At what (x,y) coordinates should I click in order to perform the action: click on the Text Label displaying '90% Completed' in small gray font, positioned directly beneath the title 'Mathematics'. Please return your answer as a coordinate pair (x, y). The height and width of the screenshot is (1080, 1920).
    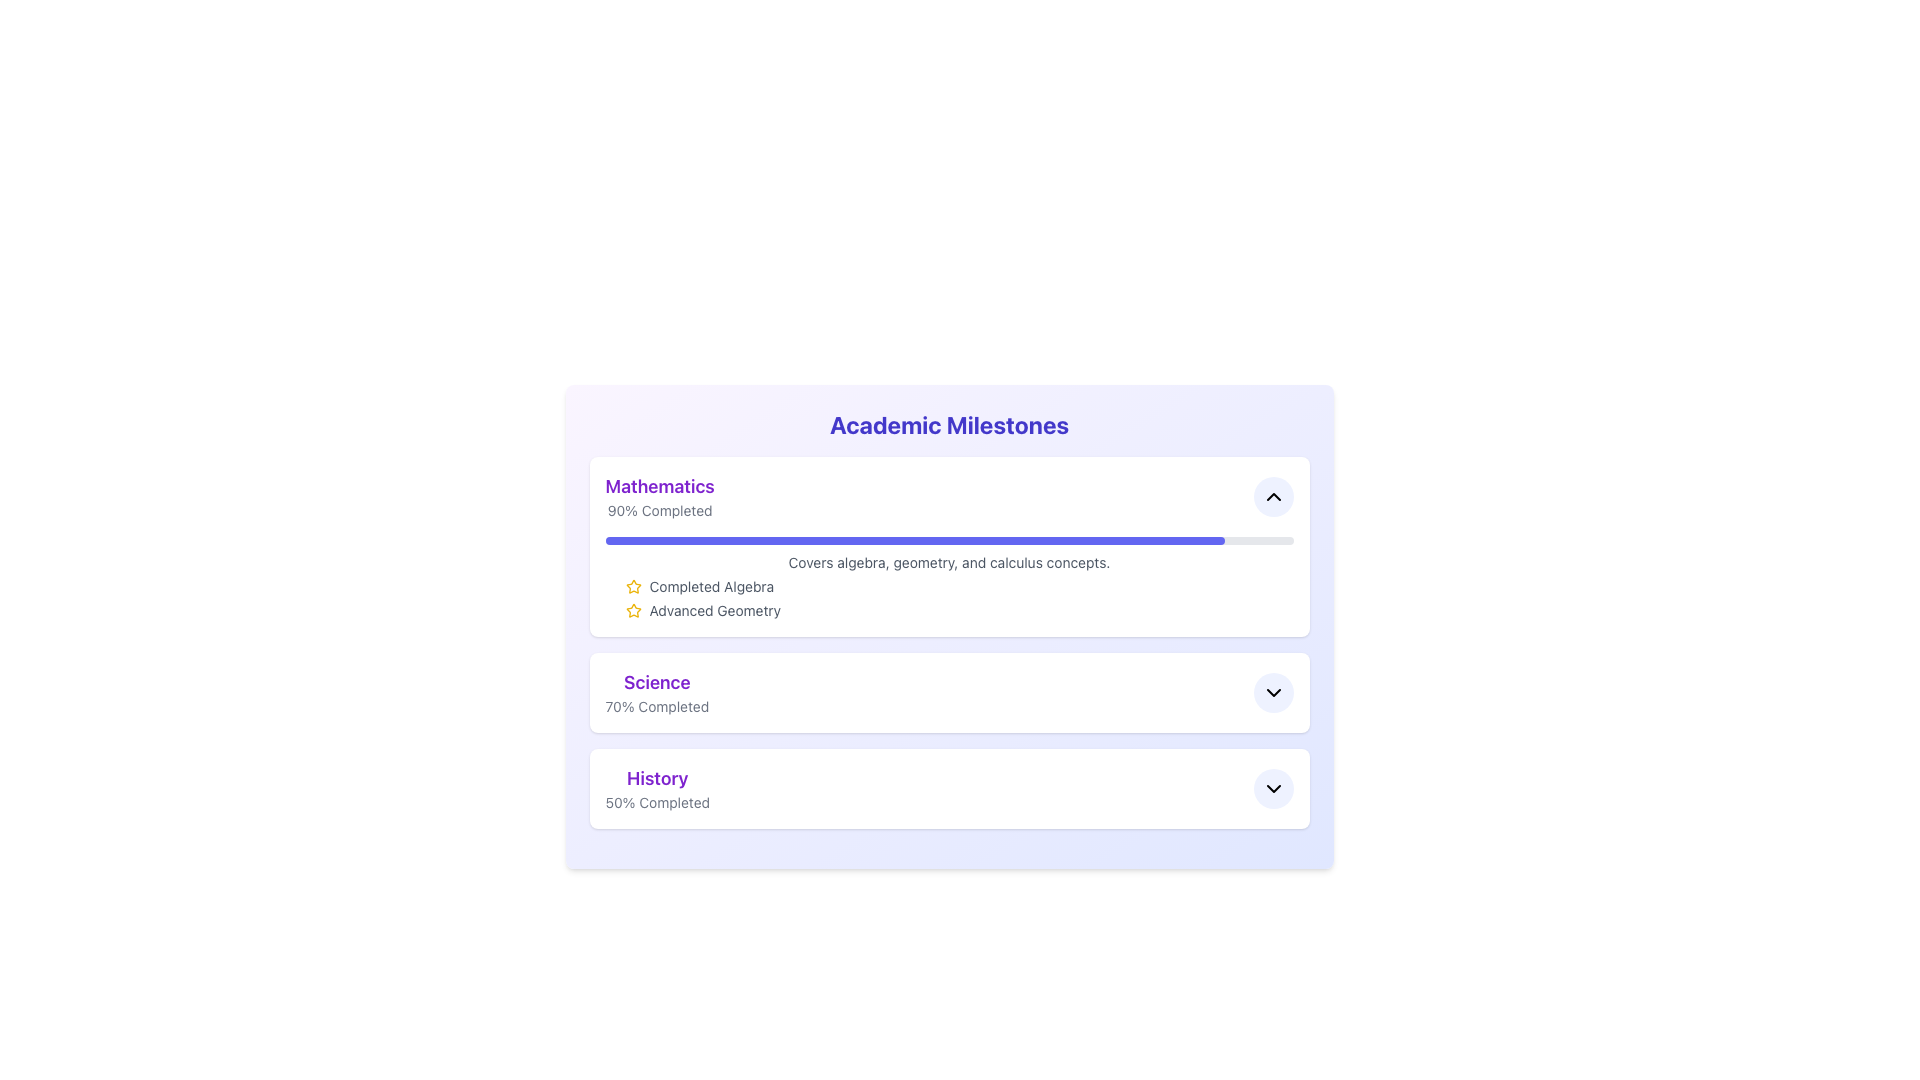
    Looking at the image, I should click on (660, 509).